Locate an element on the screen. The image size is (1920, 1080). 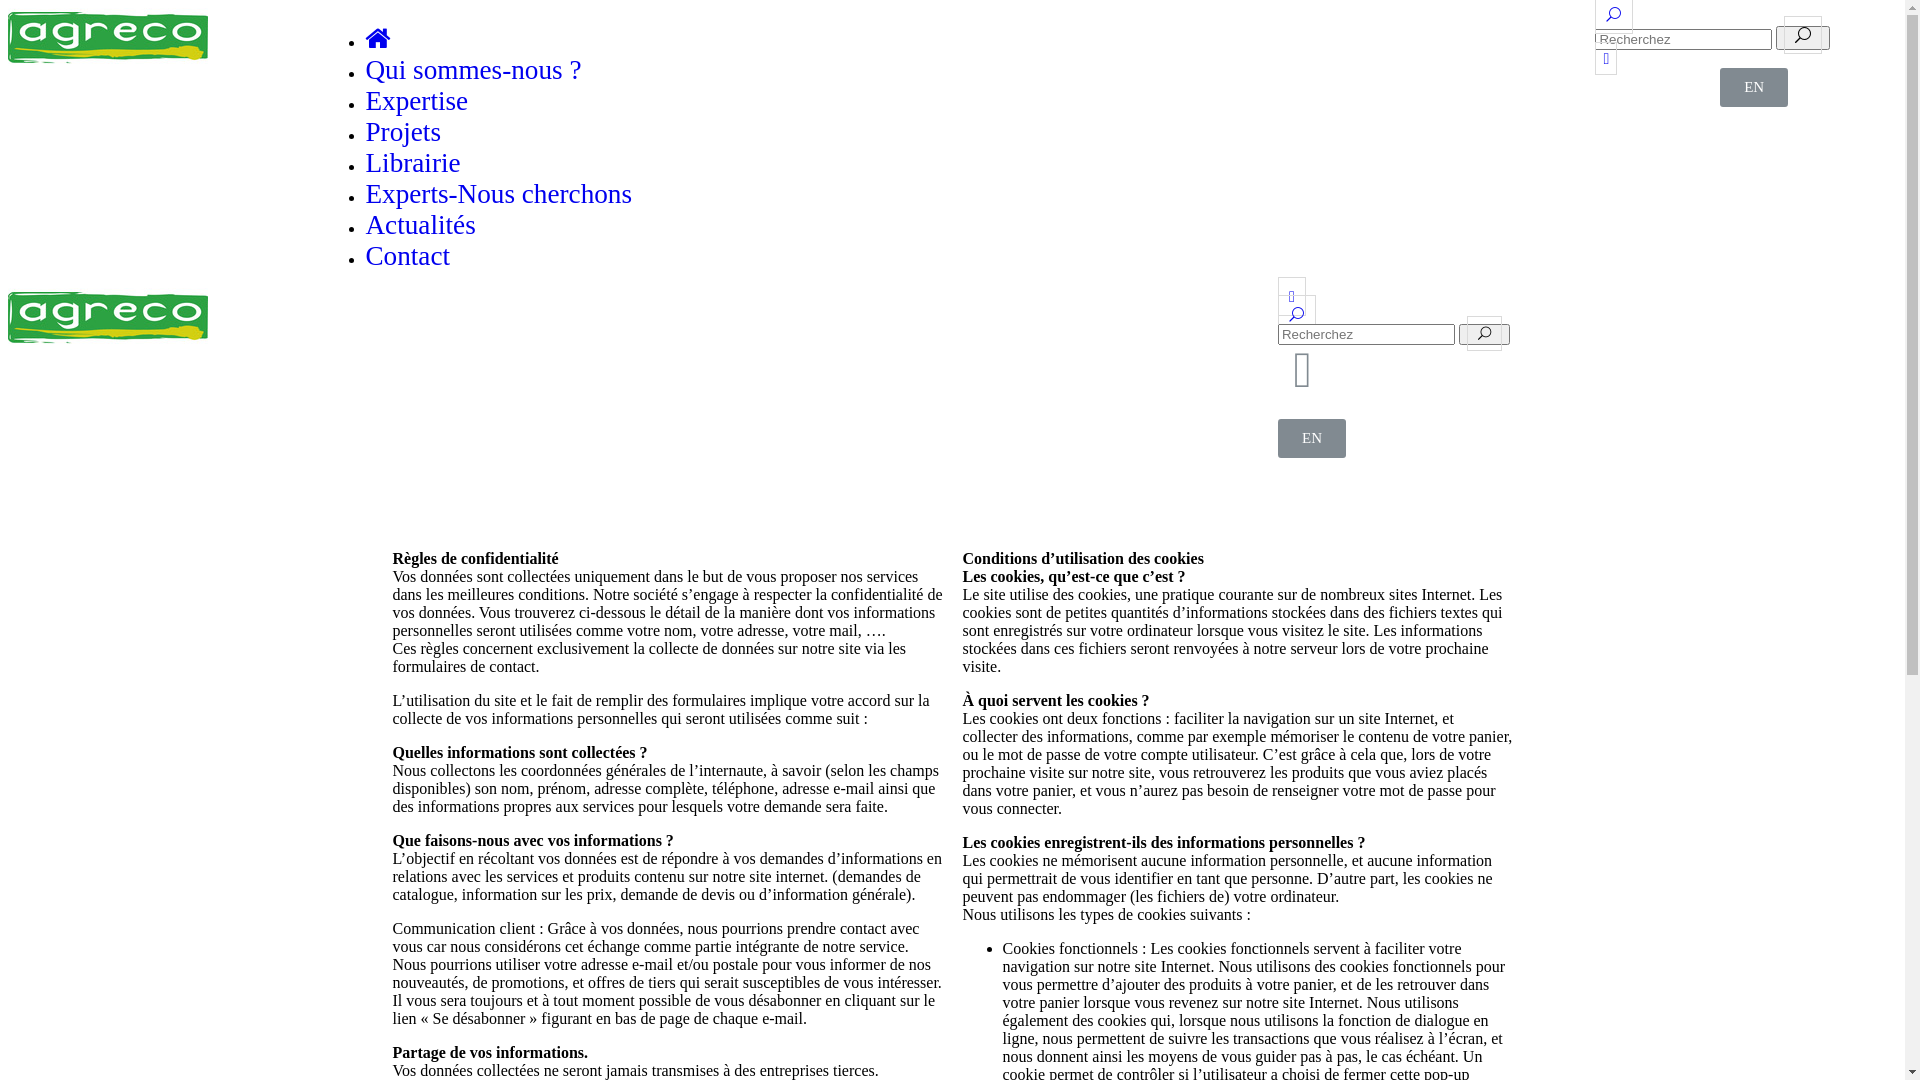
'Expertise' is located at coordinates (48, 317).